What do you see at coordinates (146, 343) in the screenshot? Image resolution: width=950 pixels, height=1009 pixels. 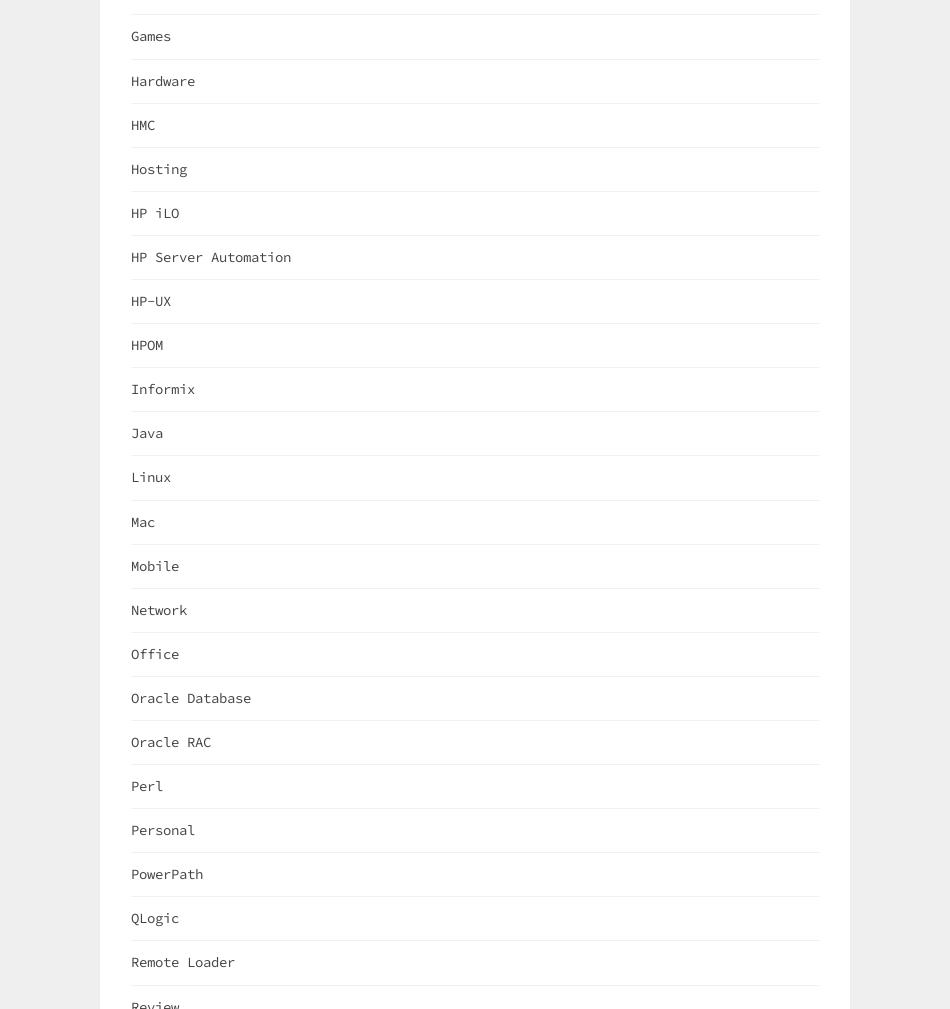 I see `'HPOM'` at bounding box center [146, 343].